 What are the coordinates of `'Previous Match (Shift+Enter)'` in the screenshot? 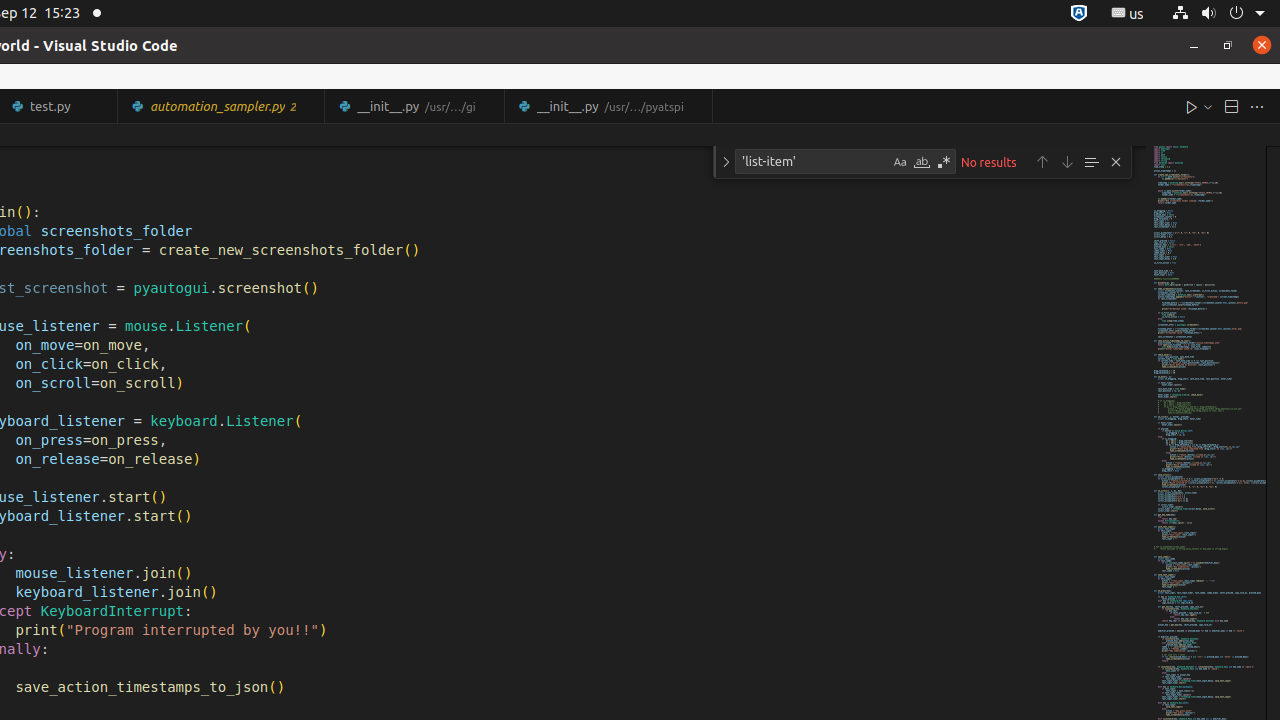 It's located at (1041, 160).